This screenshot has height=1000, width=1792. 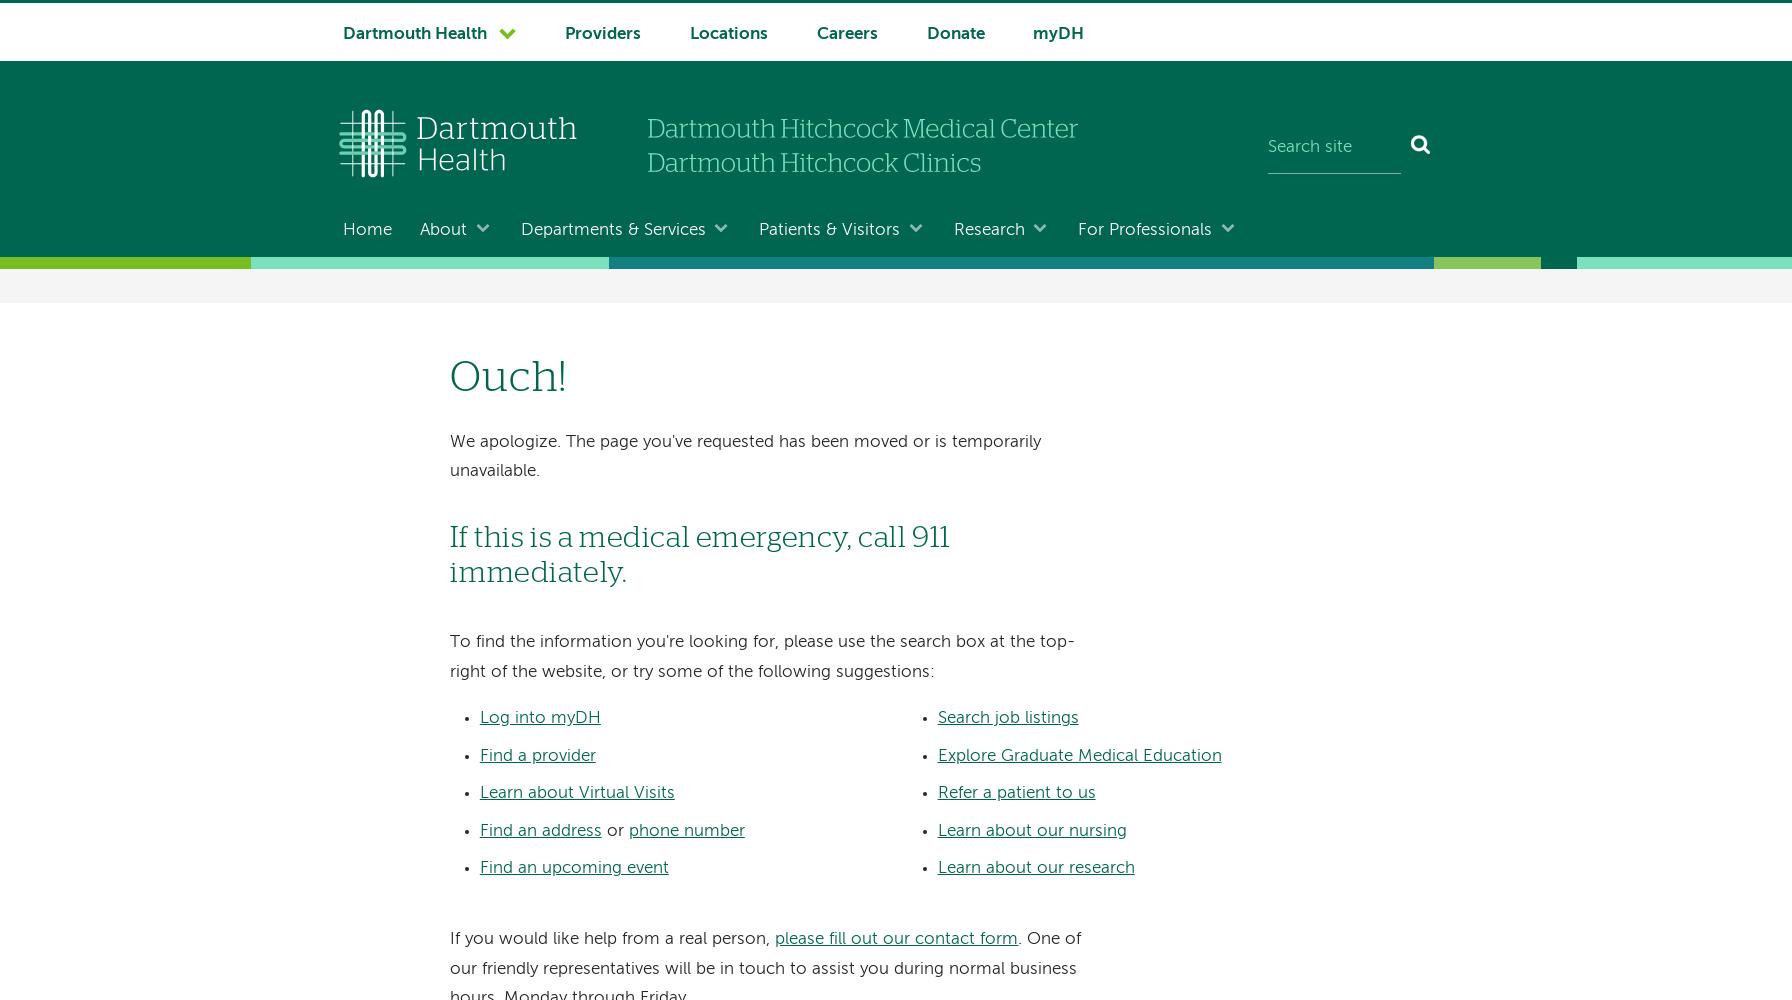 What do you see at coordinates (603, 349) in the screenshot?
I see `'Conditions & Treatments'` at bounding box center [603, 349].